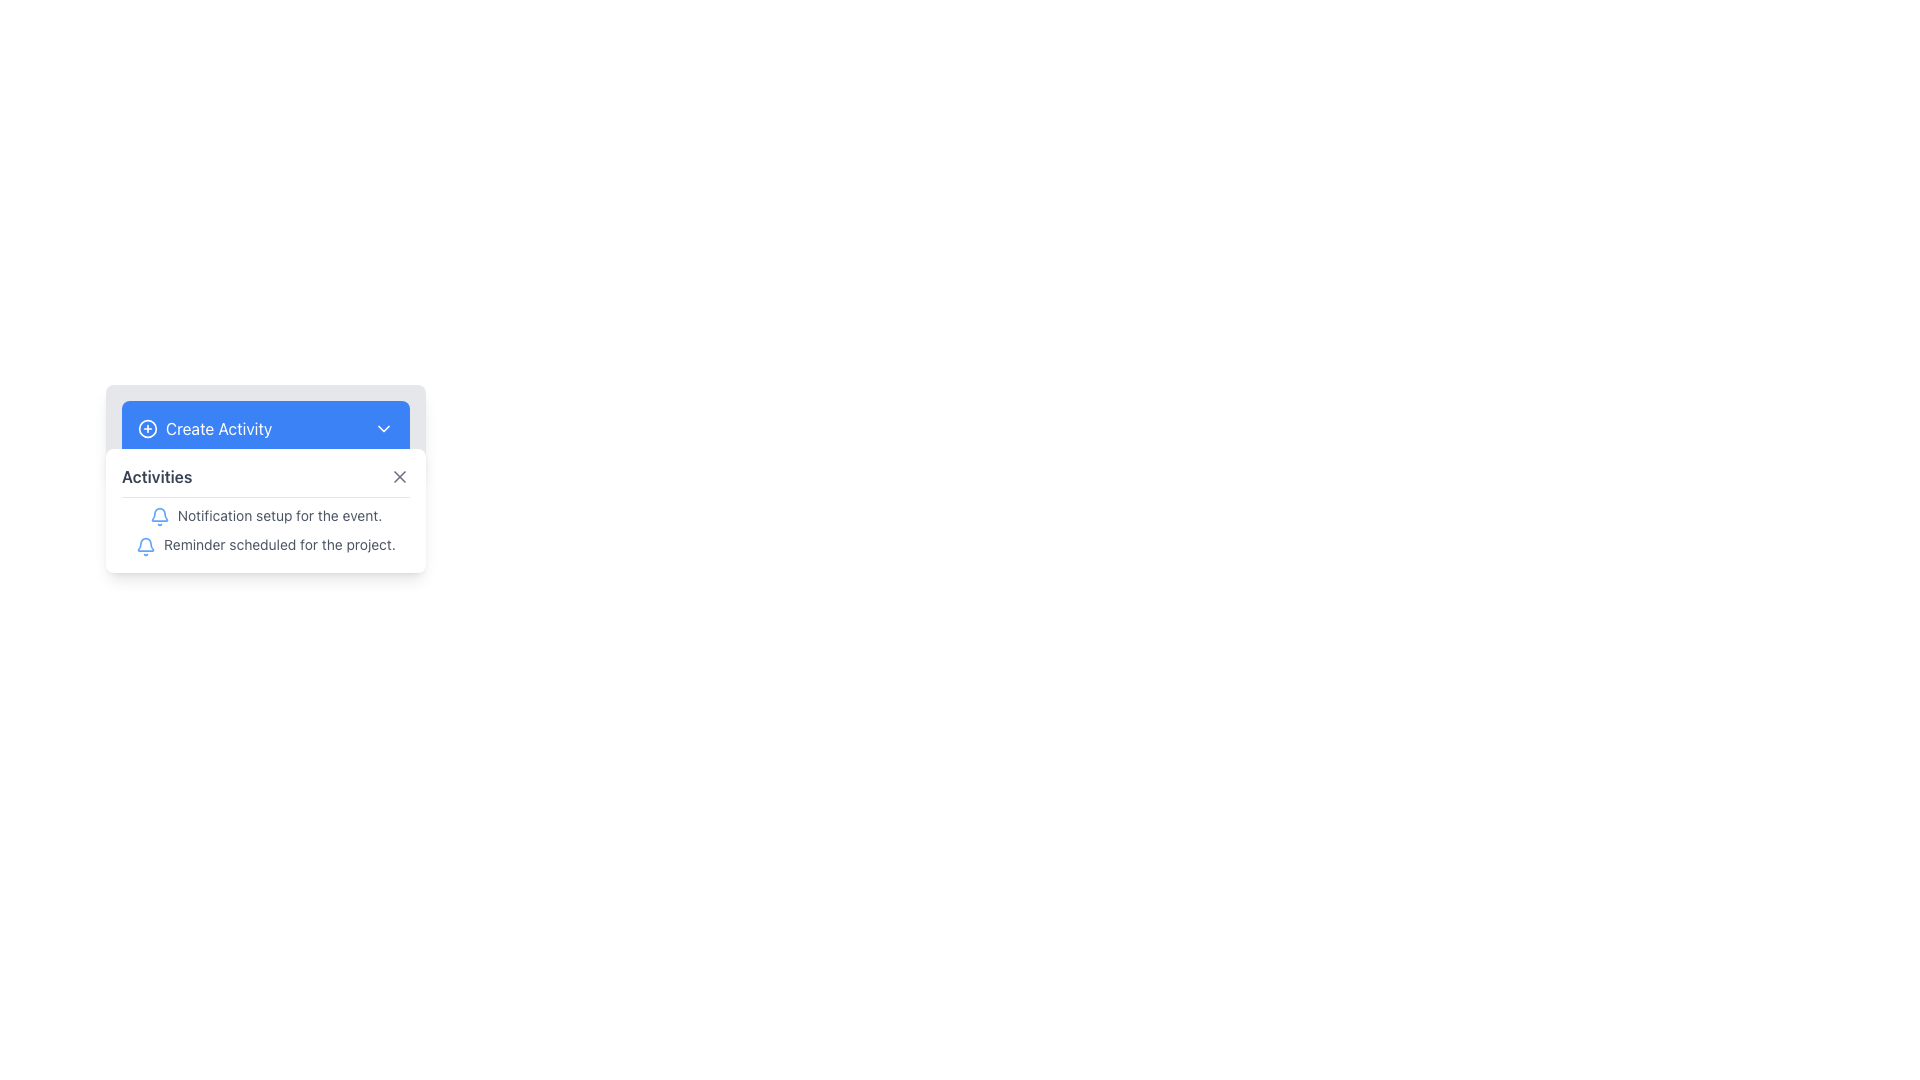 Image resolution: width=1920 pixels, height=1080 pixels. I want to click on the SVG circle element located at the leftmost region of the header, which visually represents the base of an icon, so click(147, 427).